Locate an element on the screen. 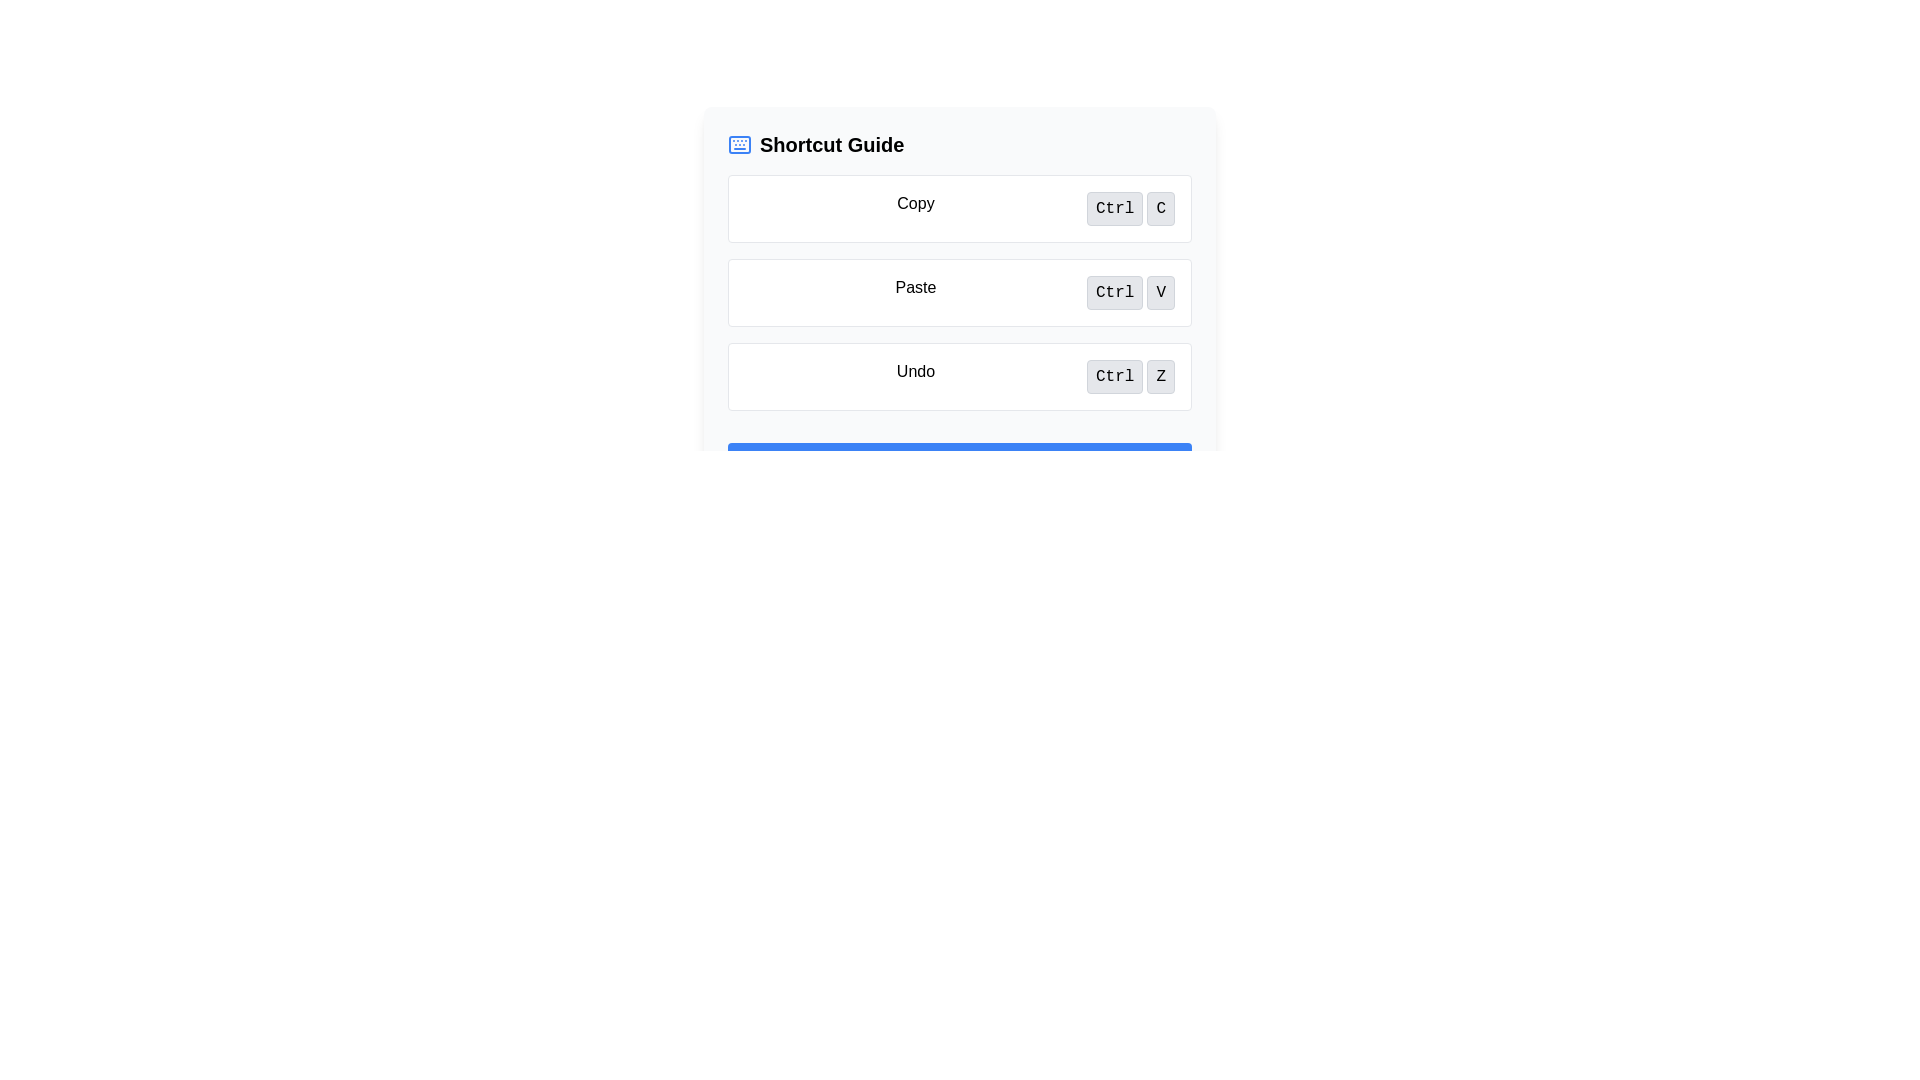 This screenshot has height=1080, width=1920. the button-like display element showing a bold 'V', which is styled with a light gray background and a darker gray border, located in the horizontal layout group representing the 'Paste' action is located at coordinates (1161, 293).